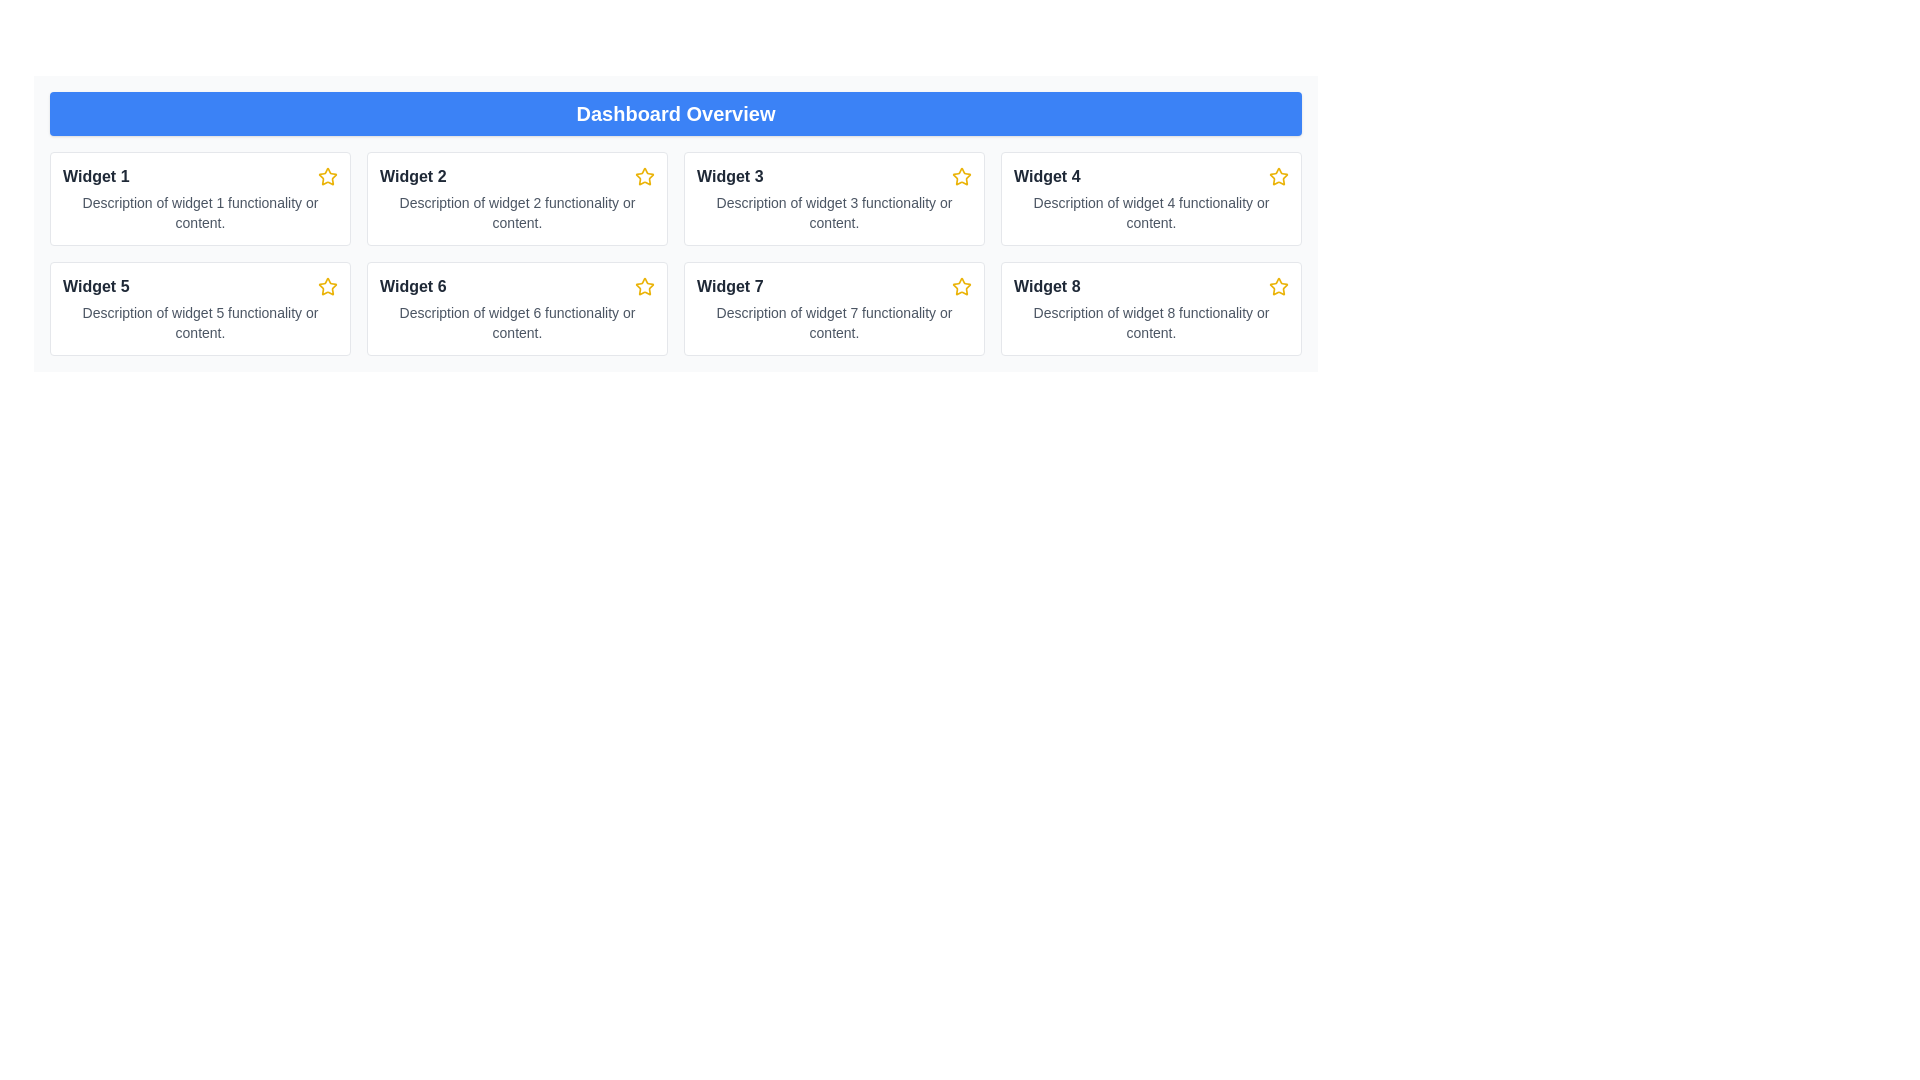 The height and width of the screenshot is (1080, 1920). Describe the element at coordinates (95, 286) in the screenshot. I see `text content of the label located in the first column of the second row in the grid, which serves as the title or identifier for the associated item` at that location.